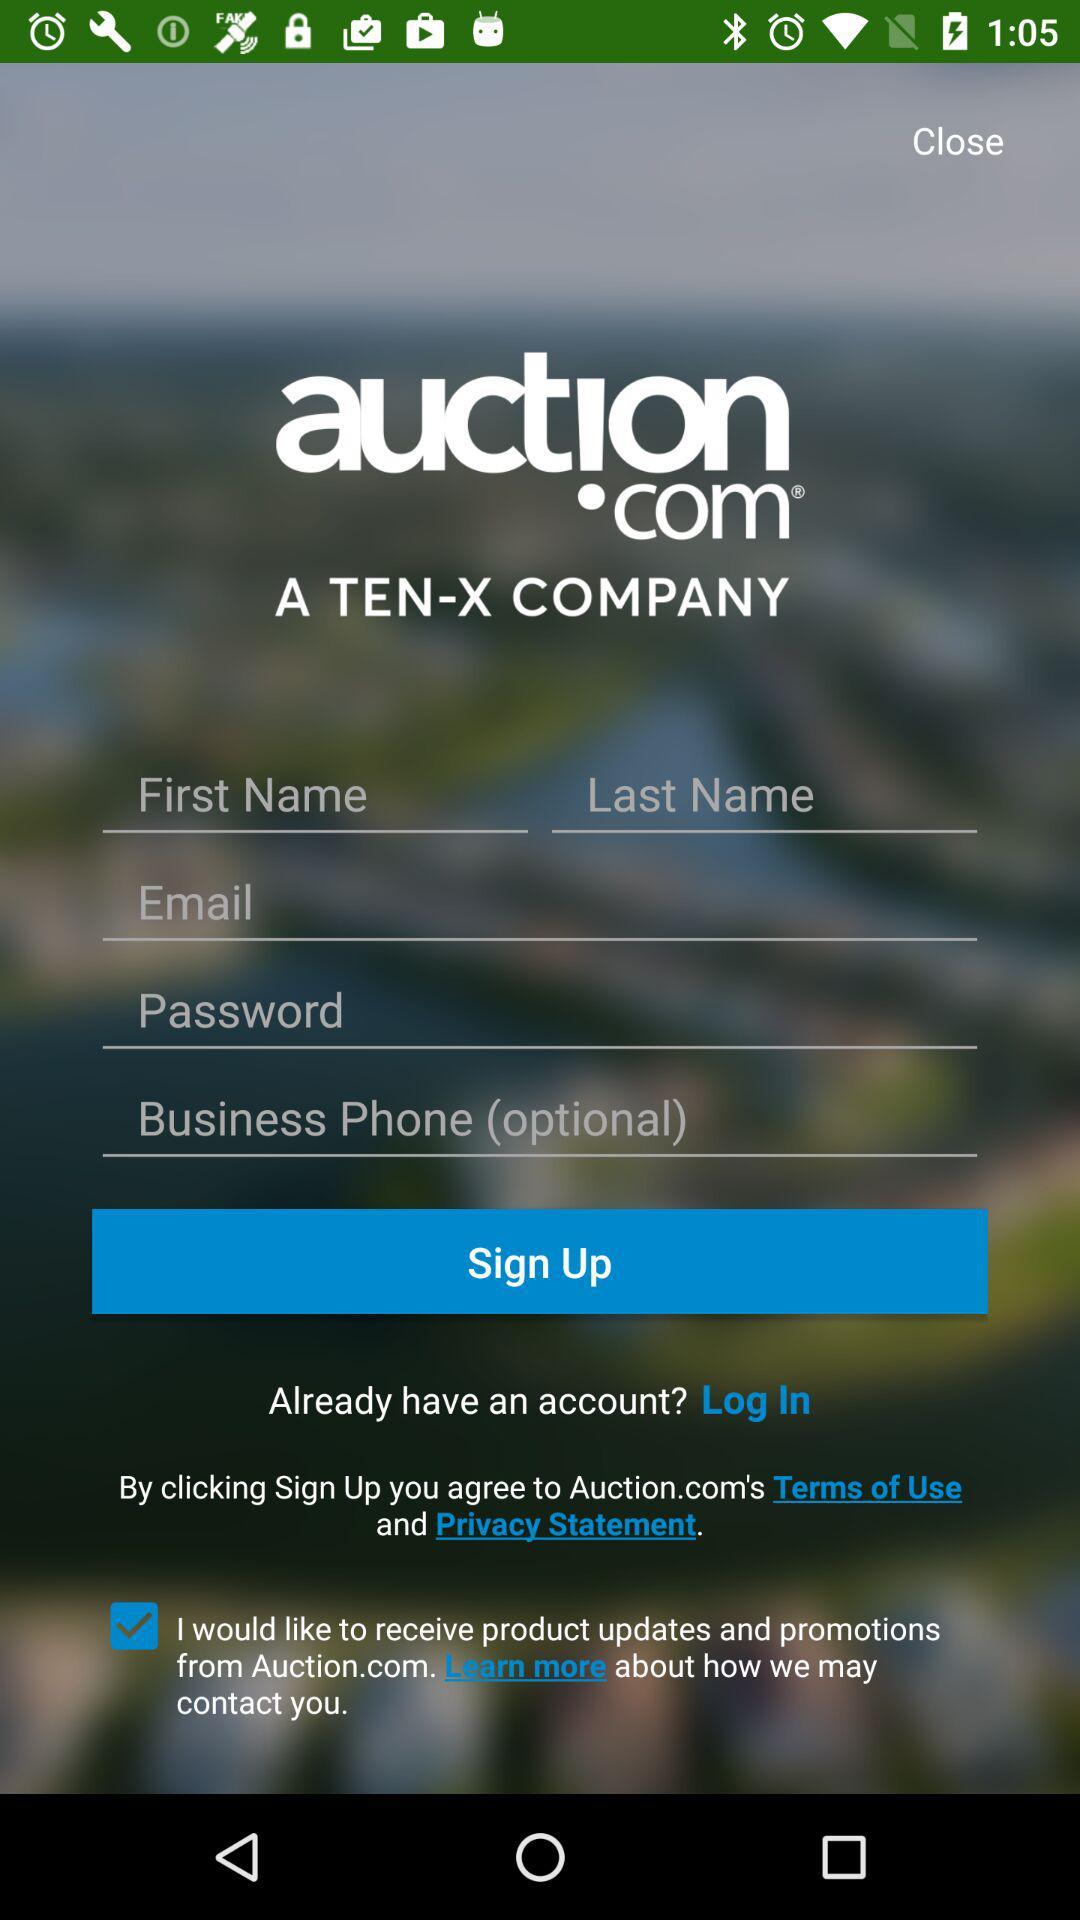 The height and width of the screenshot is (1920, 1080). I want to click on first name, so click(315, 801).